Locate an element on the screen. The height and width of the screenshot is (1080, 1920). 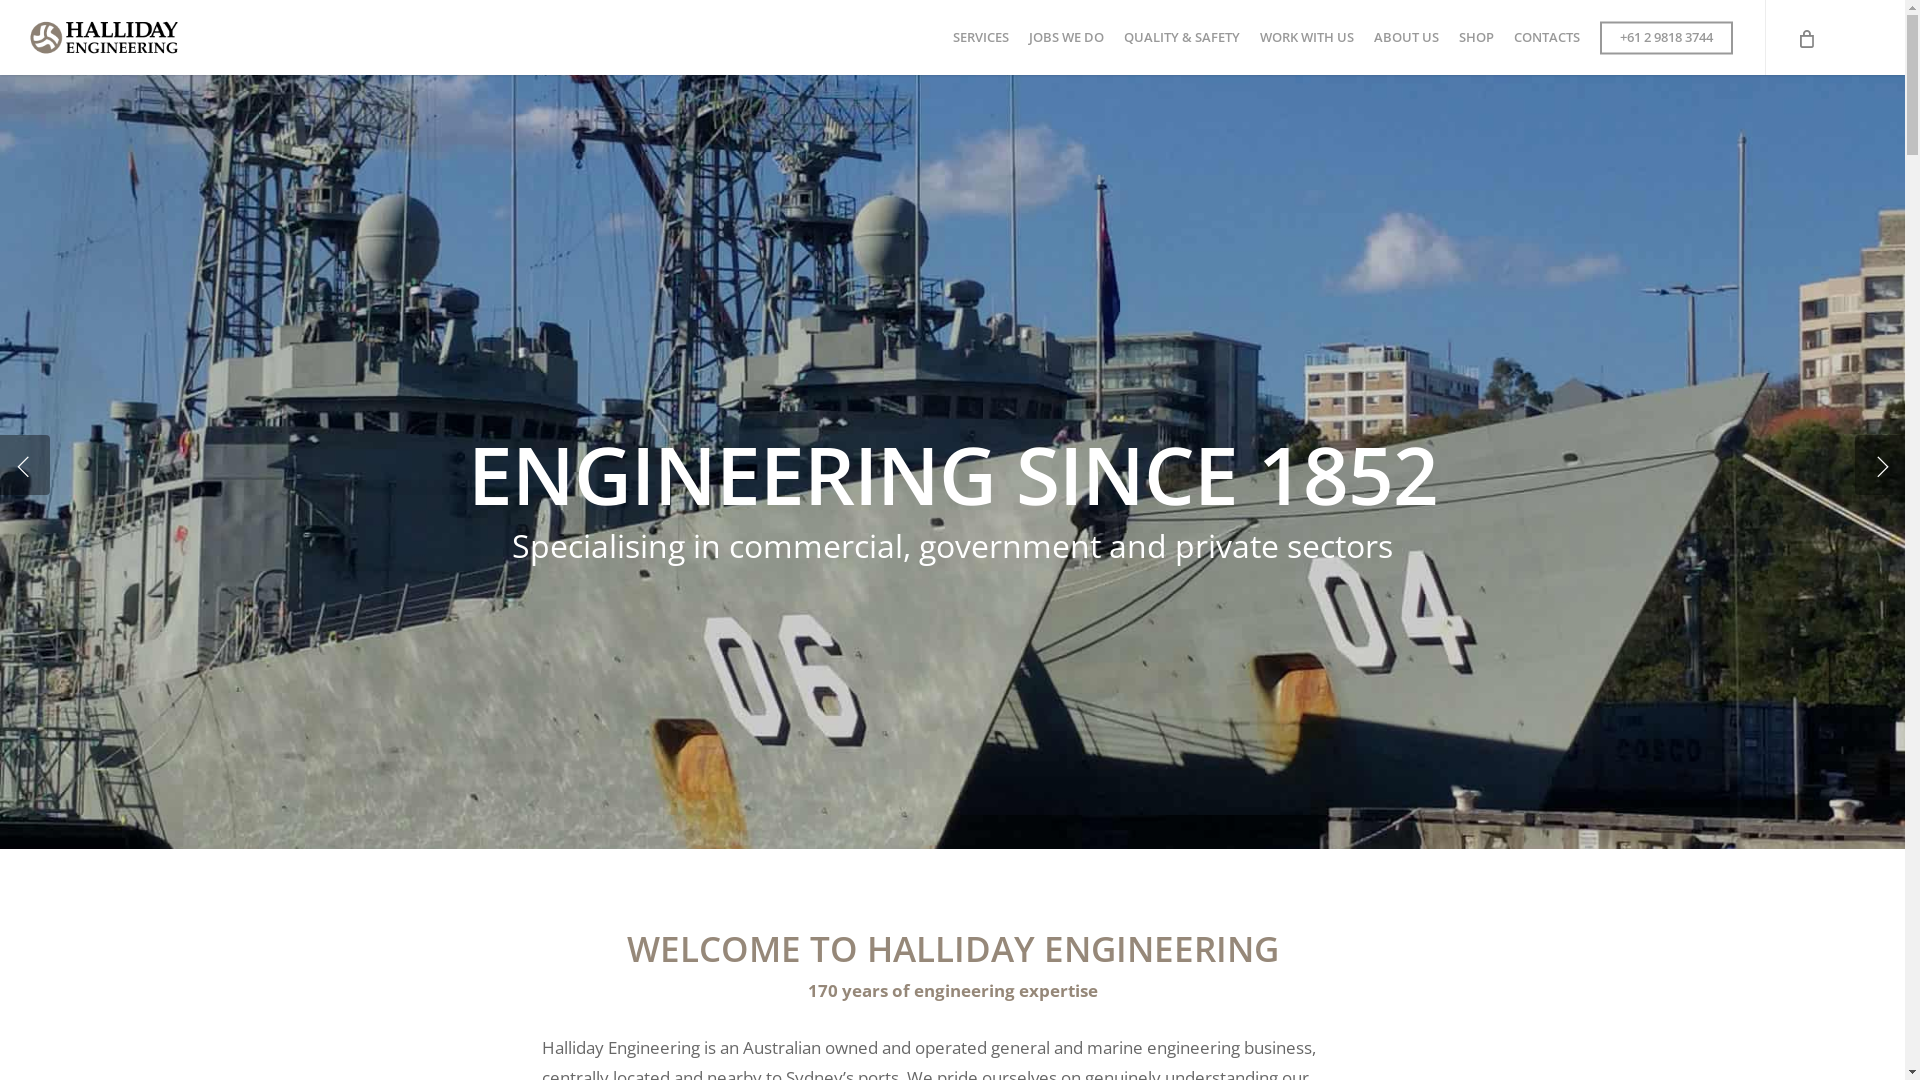
'Menu' is located at coordinates (1866, 10).